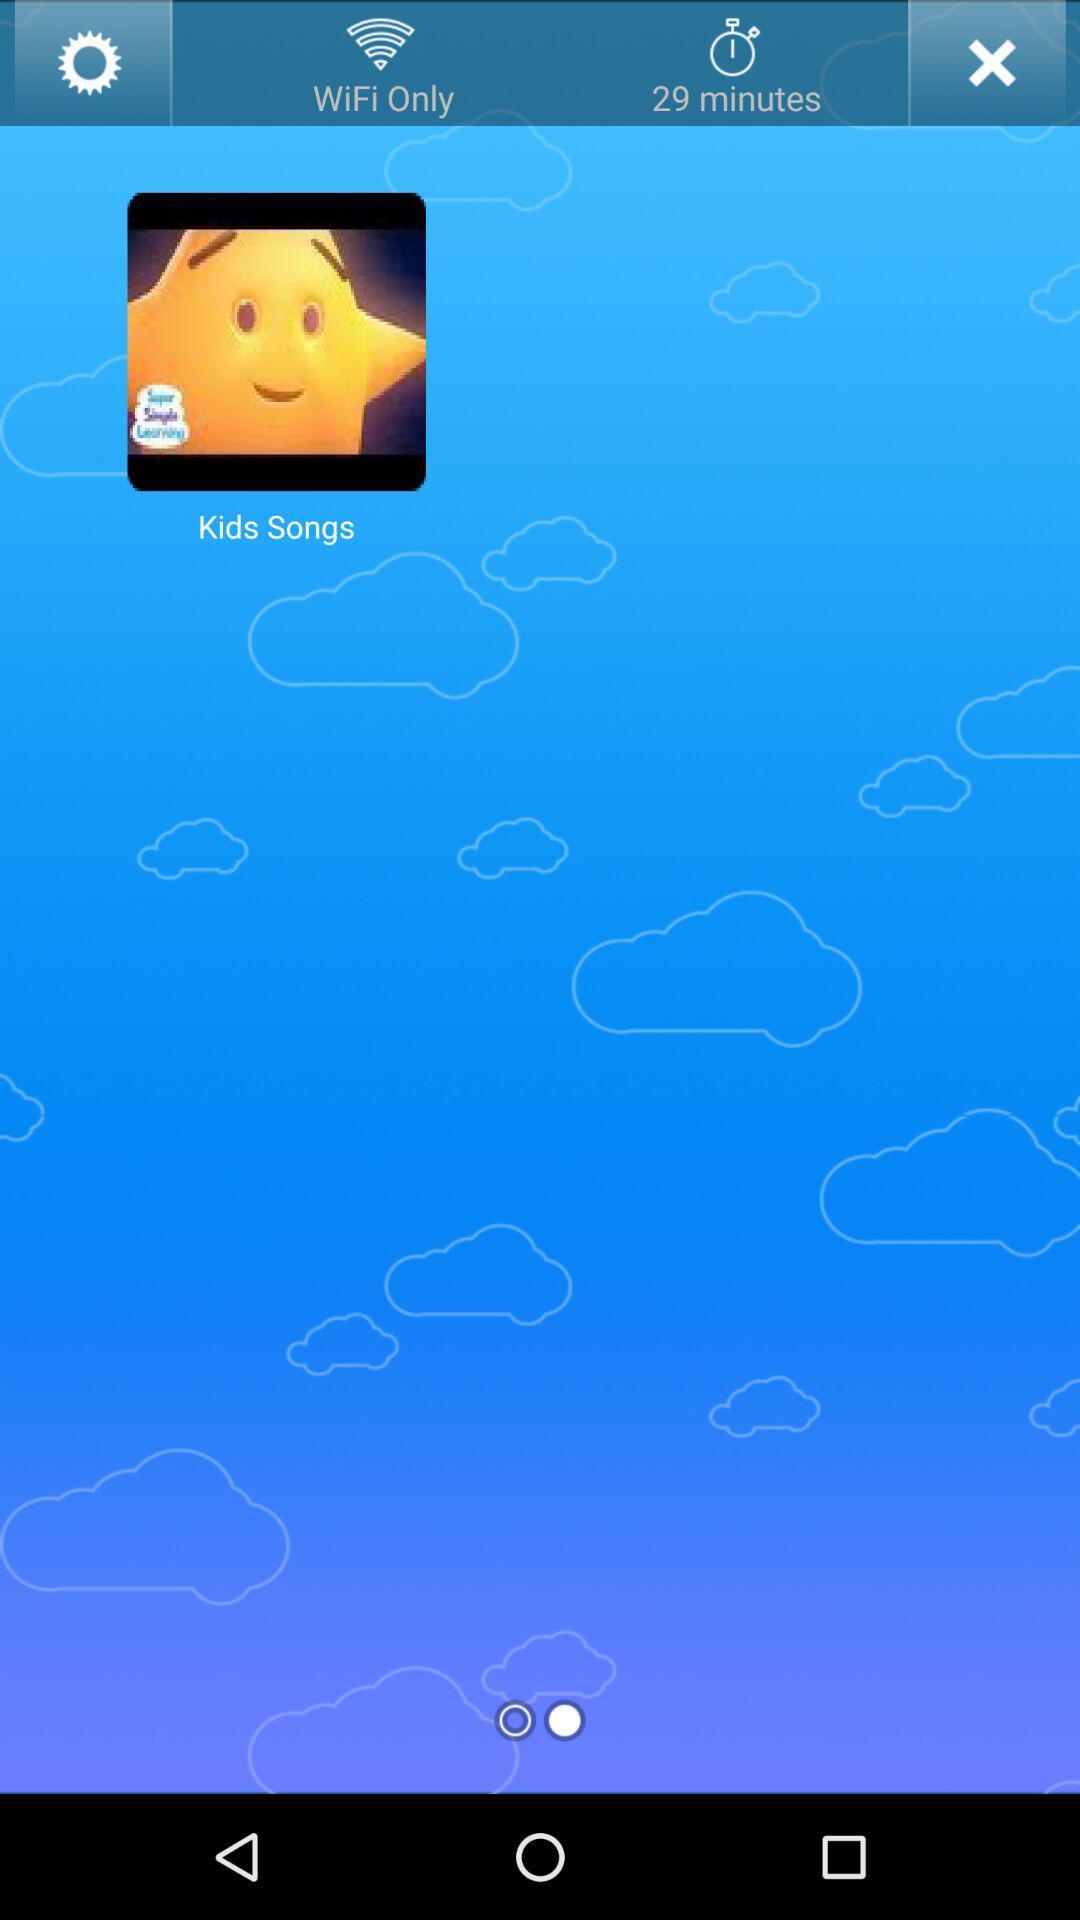  I want to click on wifi only, so click(383, 62).